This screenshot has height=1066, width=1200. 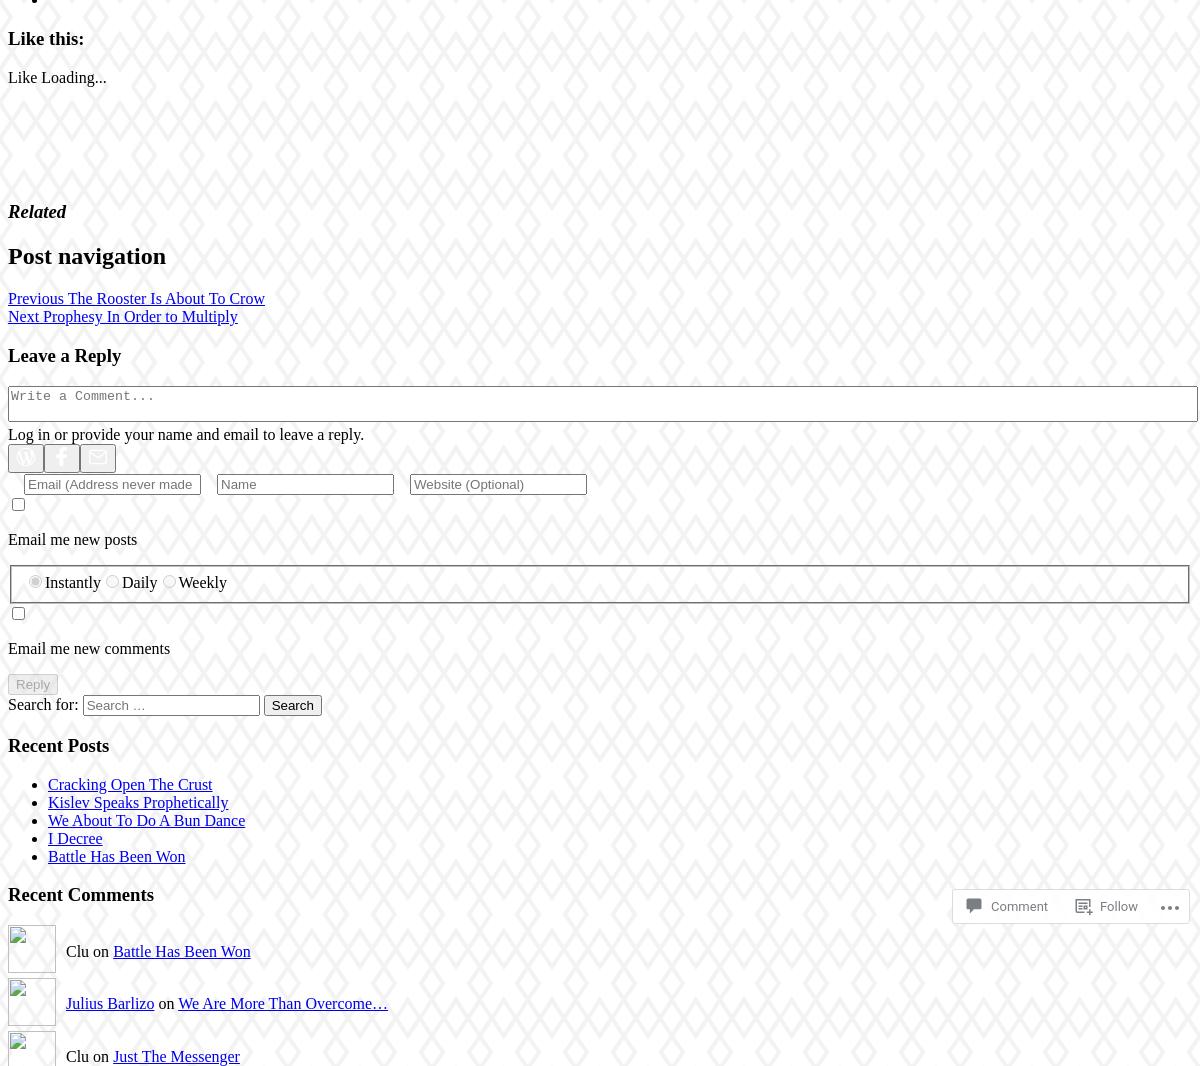 What do you see at coordinates (42, 703) in the screenshot?
I see `'Search for:'` at bounding box center [42, 703].